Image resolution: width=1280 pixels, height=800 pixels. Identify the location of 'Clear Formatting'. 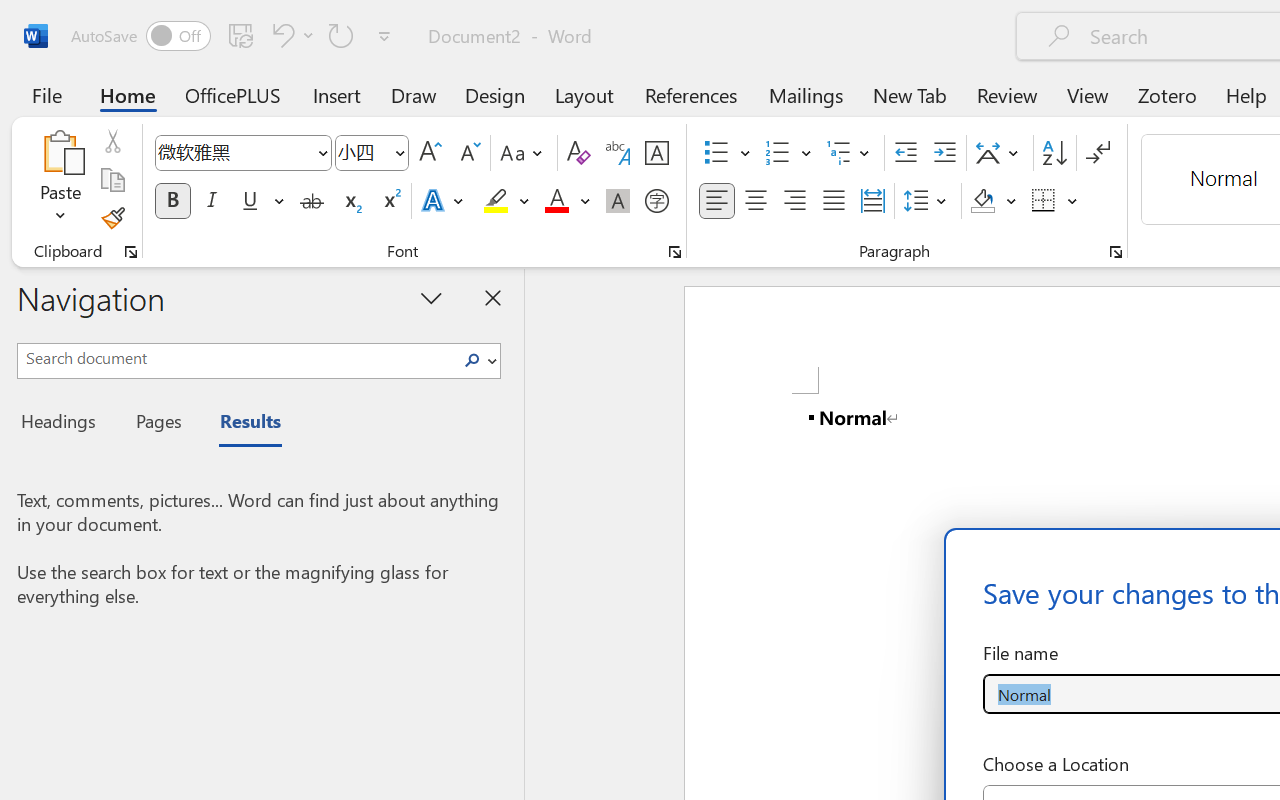
(577, 153).